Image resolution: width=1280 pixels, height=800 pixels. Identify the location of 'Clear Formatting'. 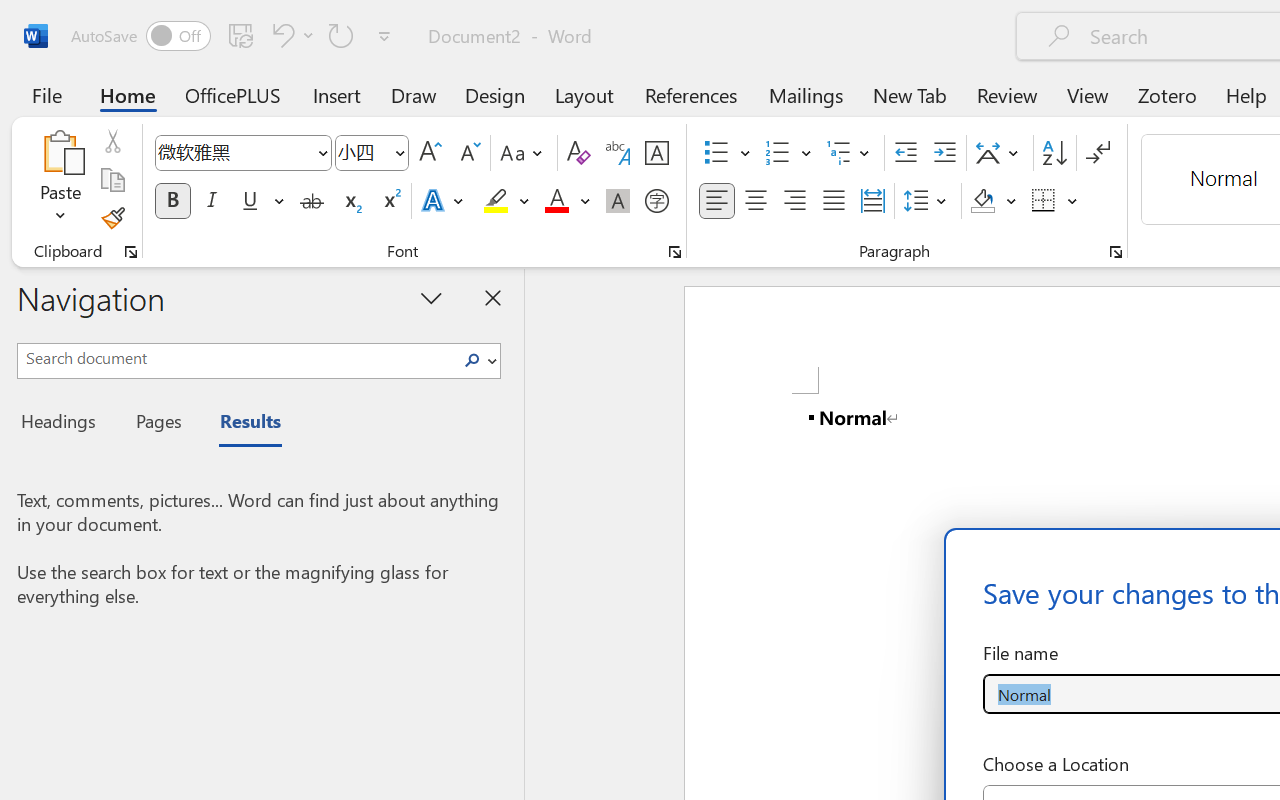
(577, 153).